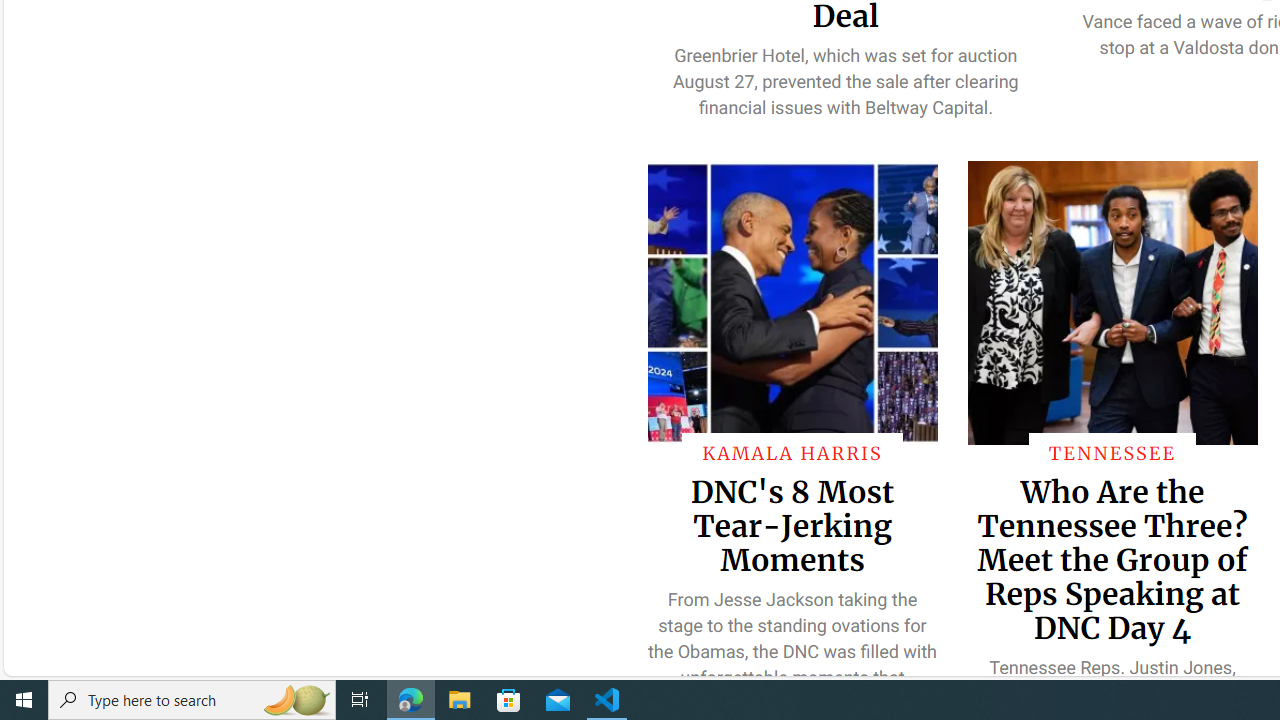  What do you see at coordinates (410, 698) in the screenshot?
I see `'Microsoft Edge - 1 running window'` at bounding box center [410, 698].